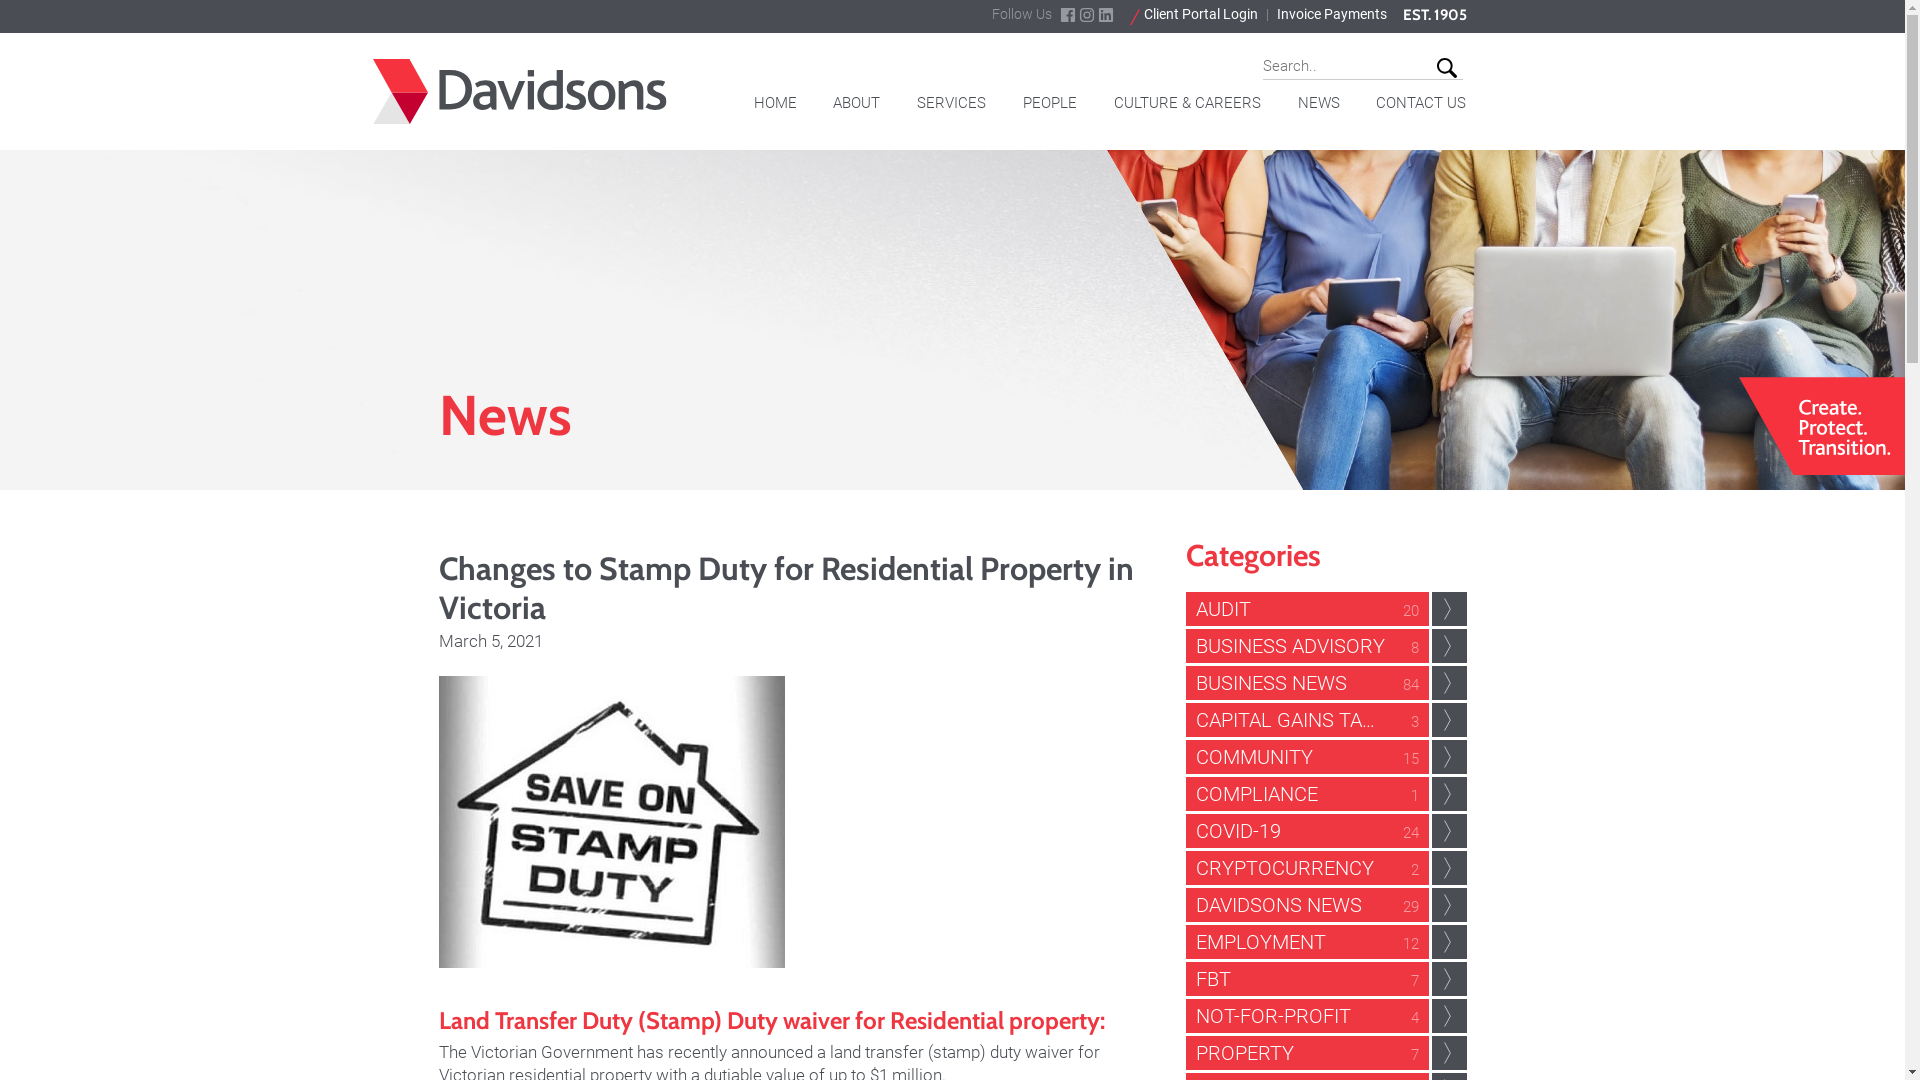 This screenshot has width=1920, height=1080. I want to click on 'HOME', so click(774, 108).